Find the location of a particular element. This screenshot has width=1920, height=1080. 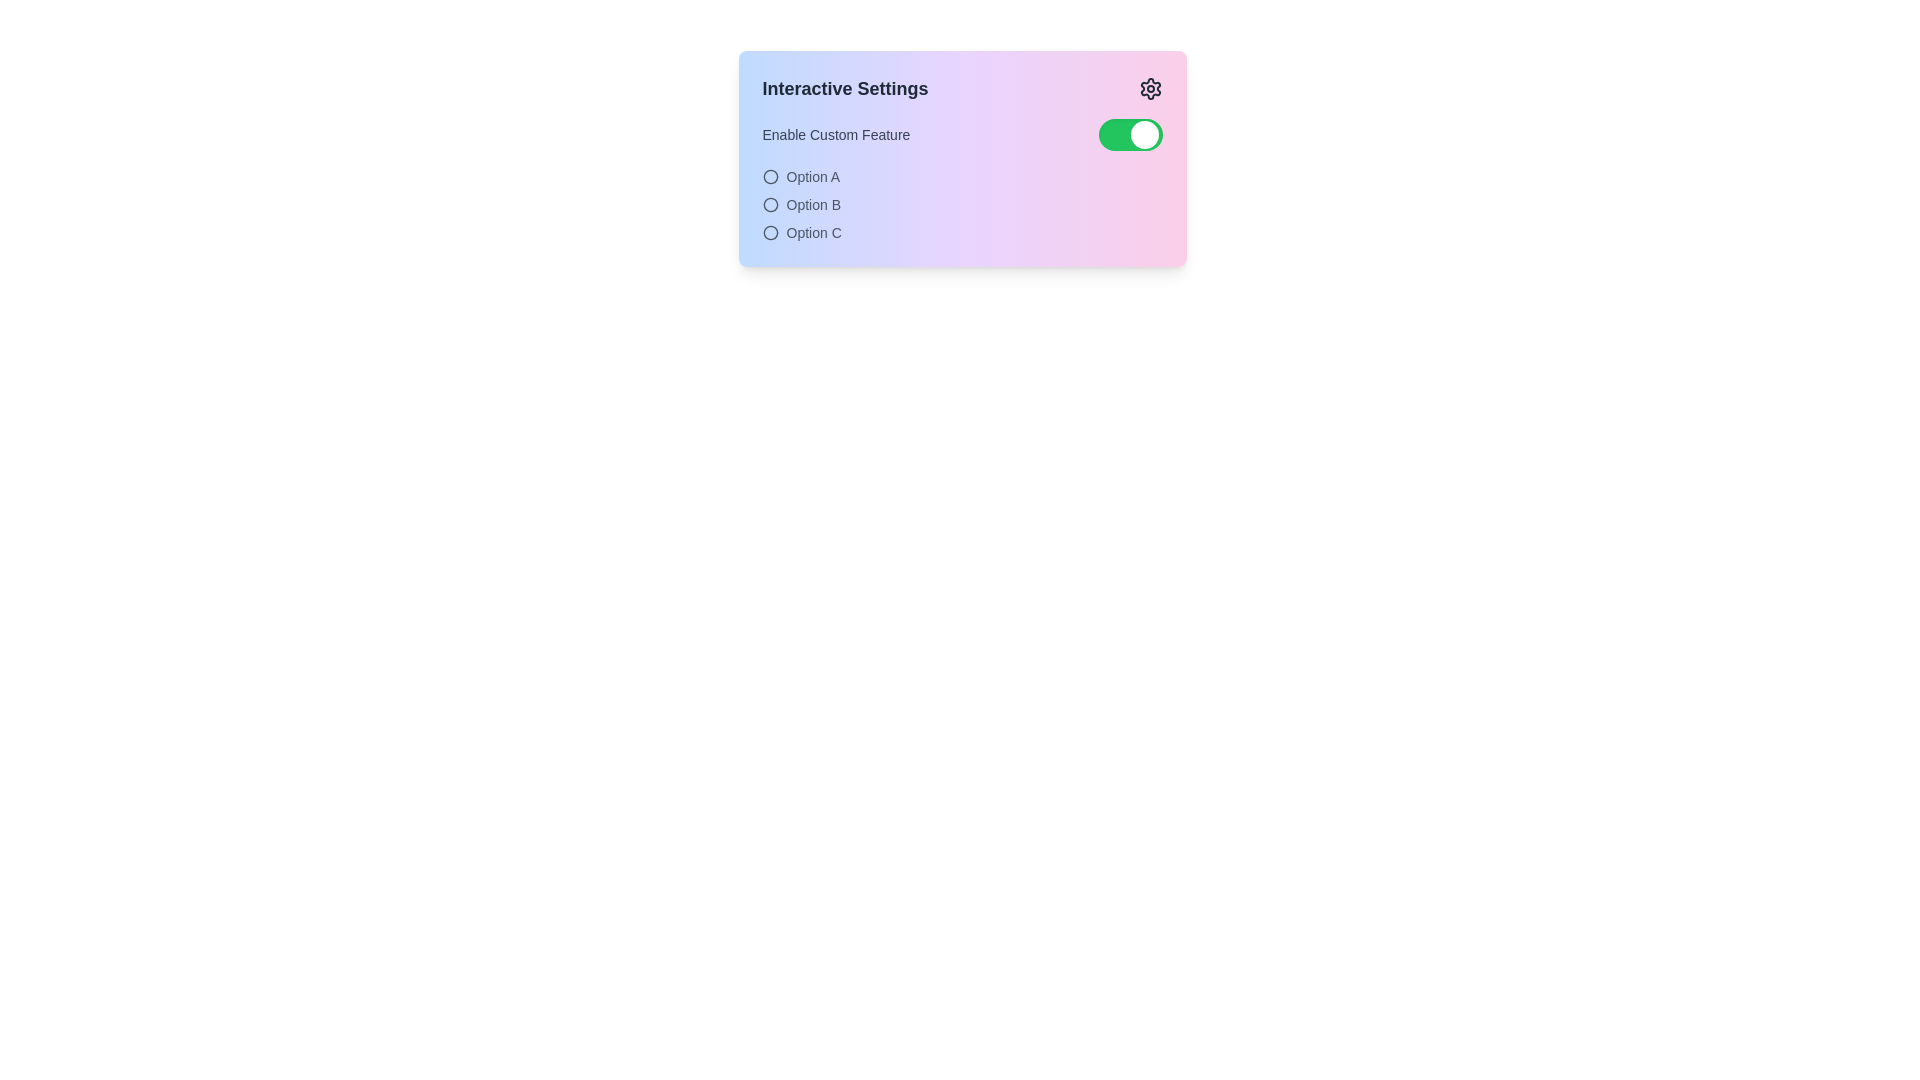

the radio button for 'Option C' is located at coordinates (769, 231).